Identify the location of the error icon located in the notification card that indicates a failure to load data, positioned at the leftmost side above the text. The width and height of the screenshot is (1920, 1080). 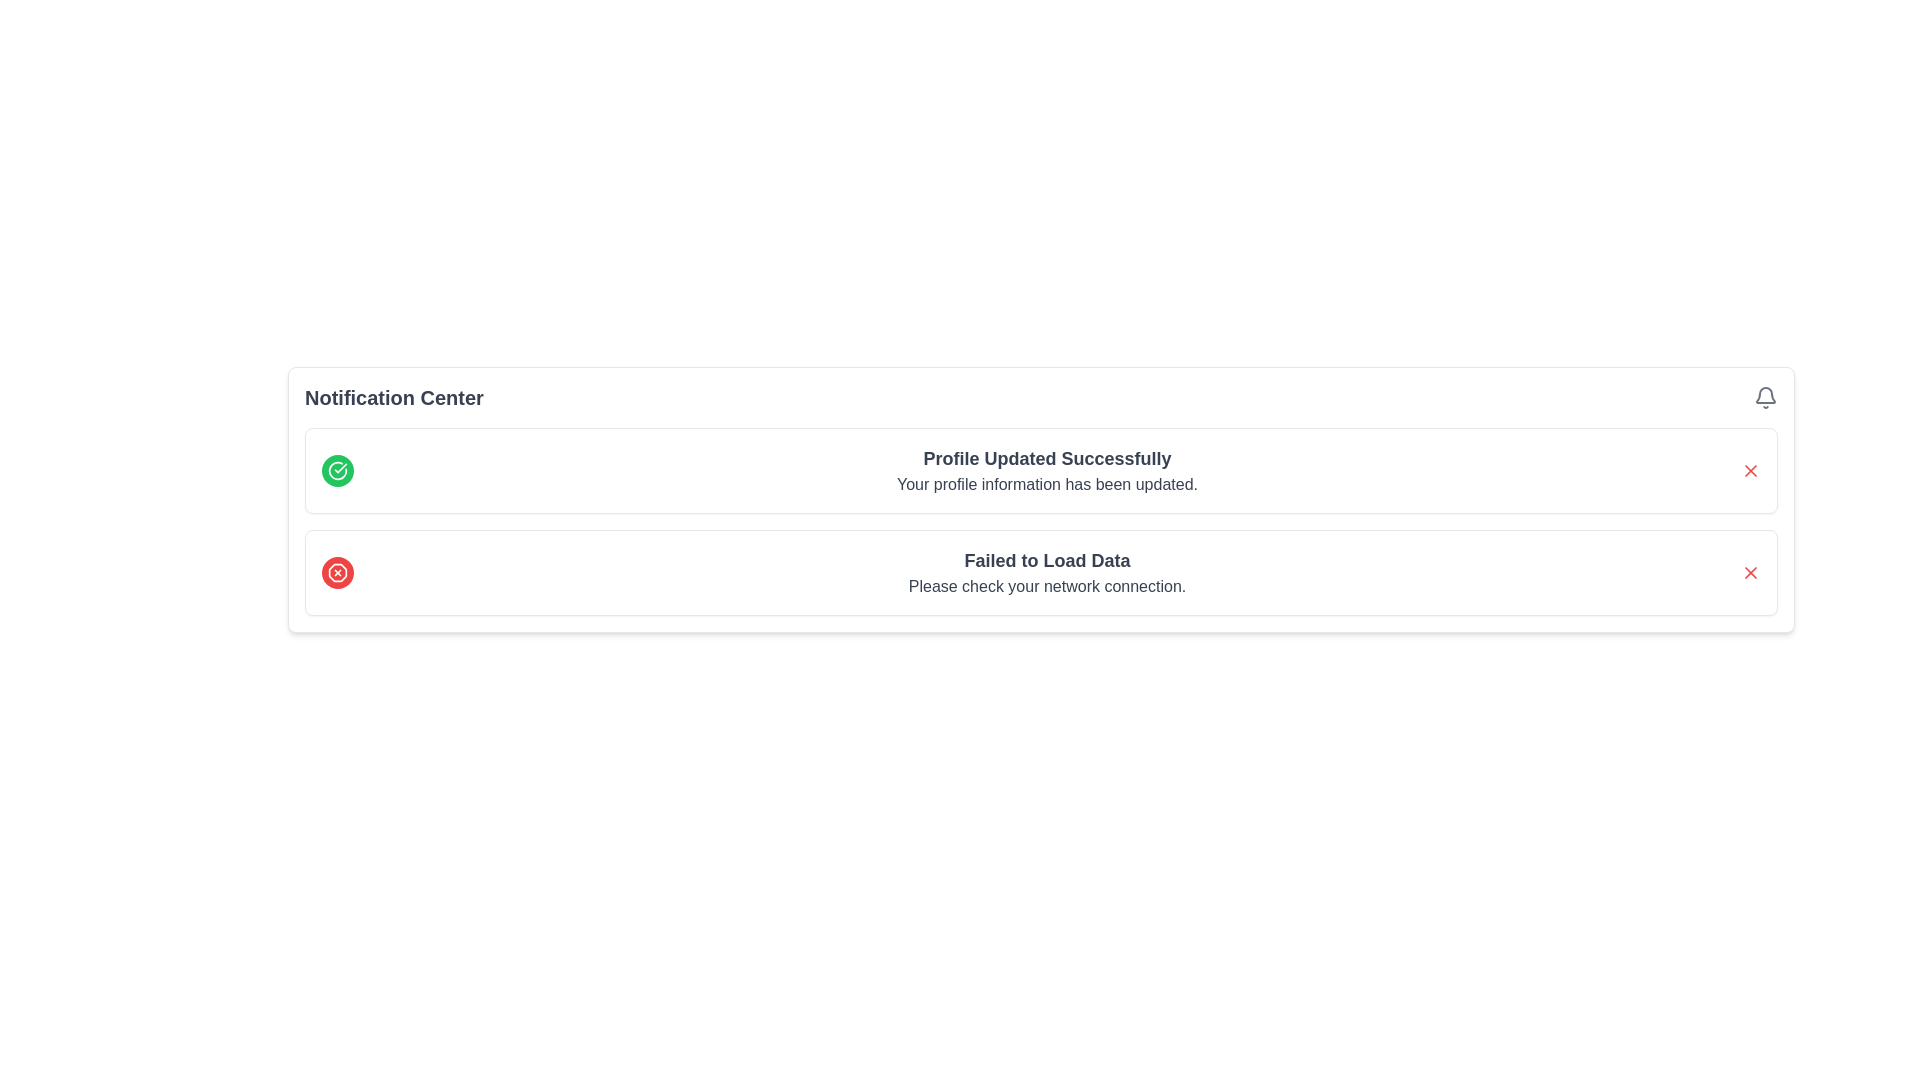
(337, 573).